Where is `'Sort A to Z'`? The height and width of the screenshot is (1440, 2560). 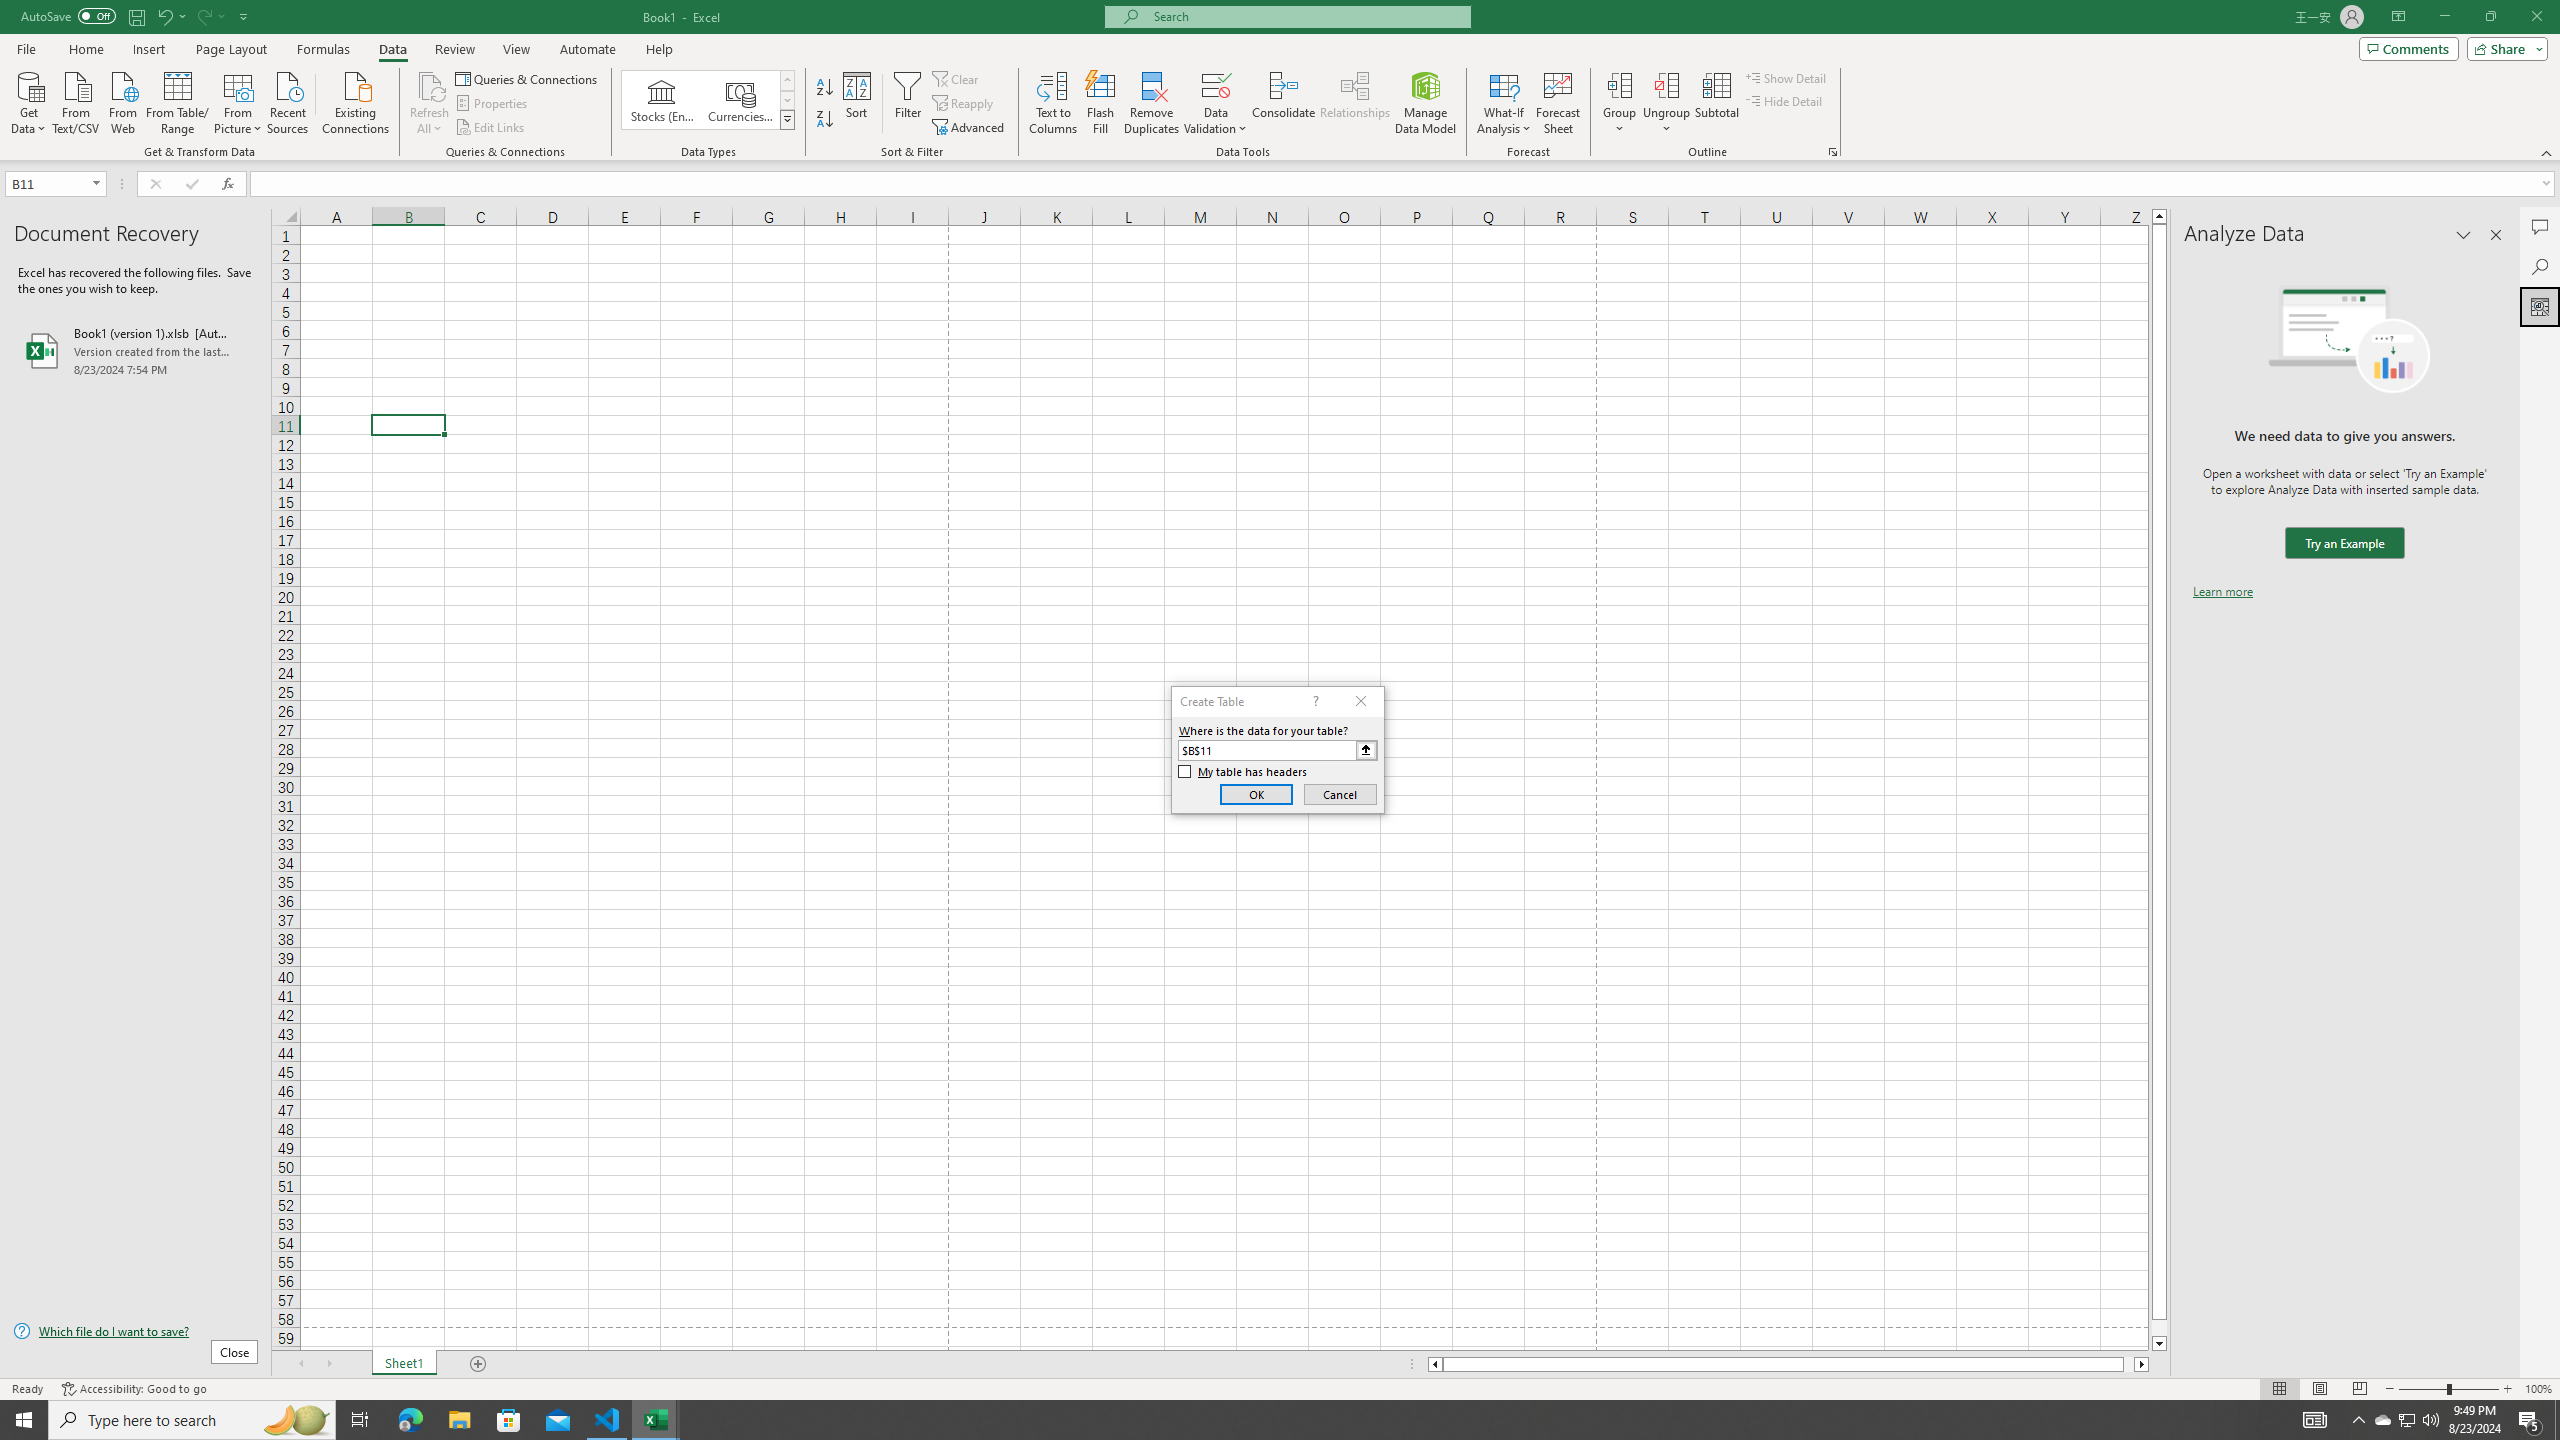 'Sort A to Z' is located at coordinates (824, 87).